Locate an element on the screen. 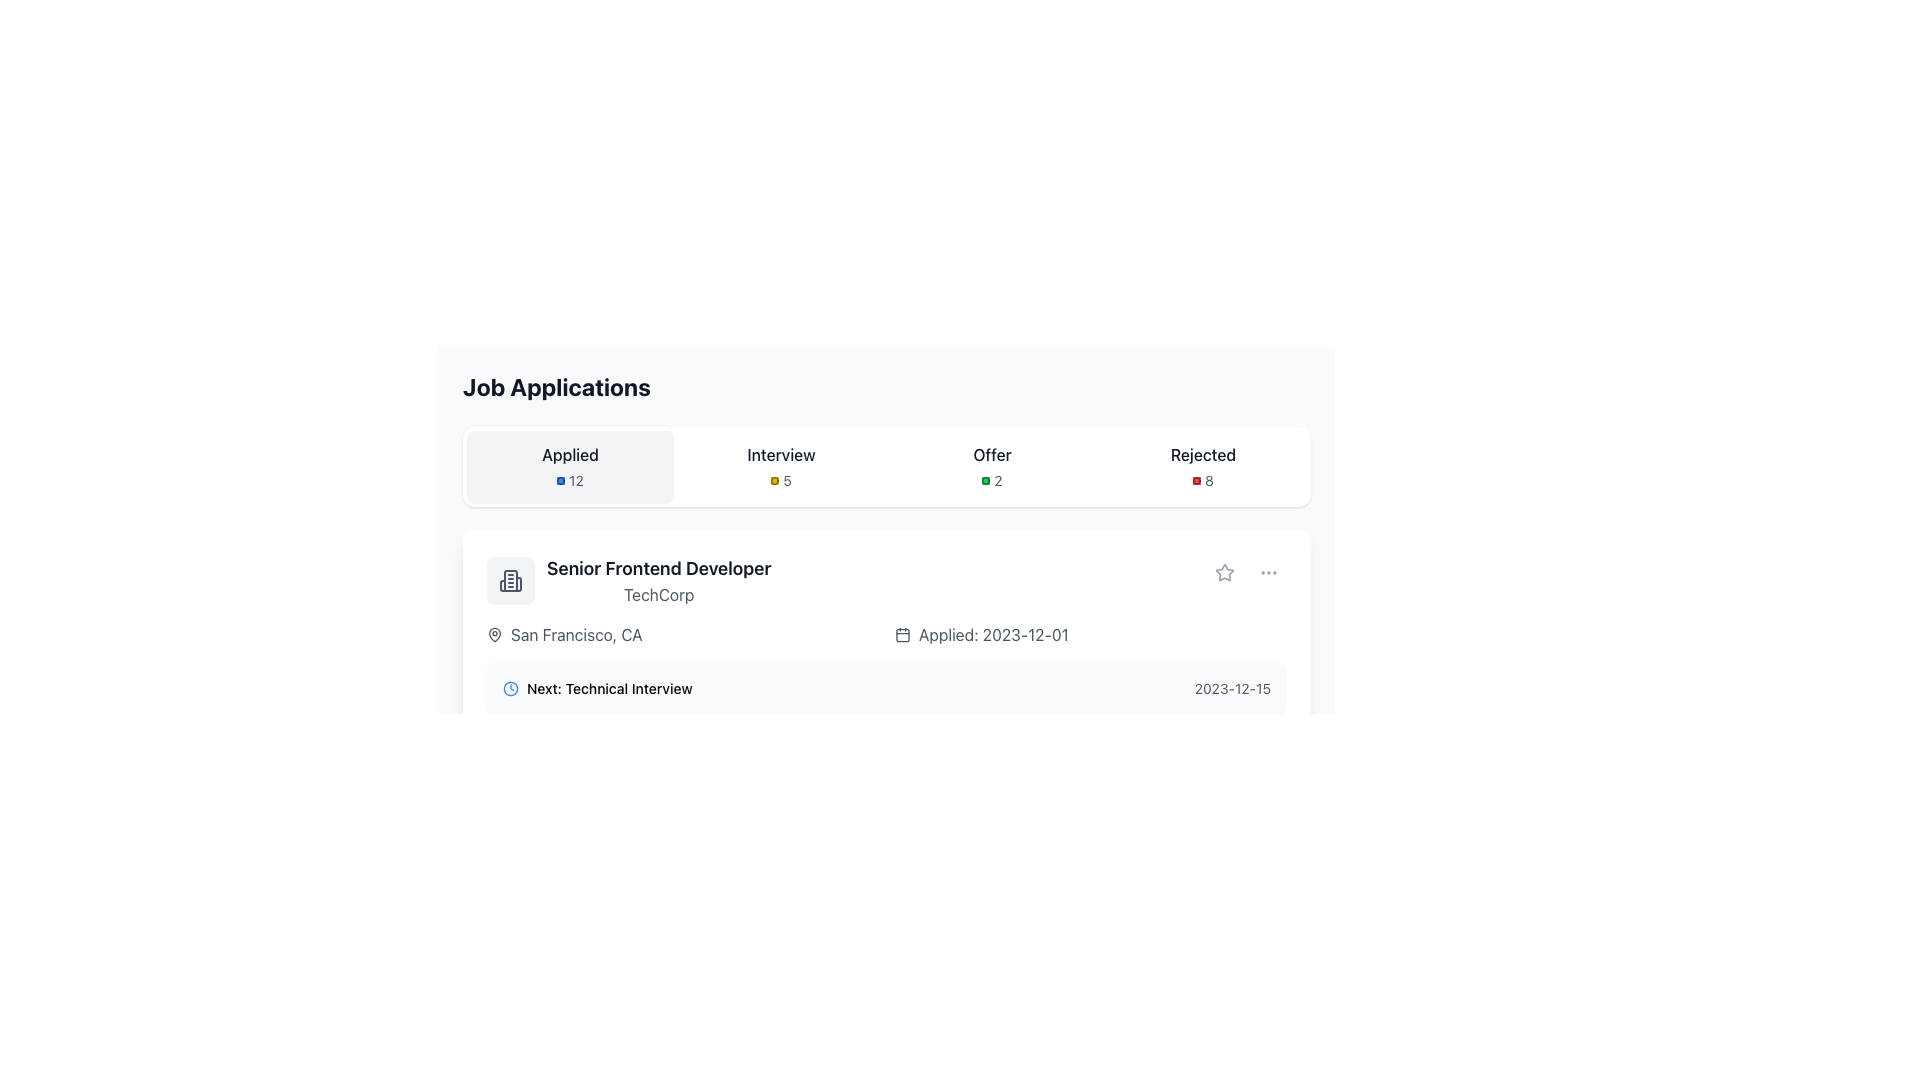 The height and width of the screenshot is (1080, 1920). the small numeric label displaying the number '8' in gray font, located under the 'Rejected' category label in the 'Job Applications' section is located at coordinates (1208, 481).